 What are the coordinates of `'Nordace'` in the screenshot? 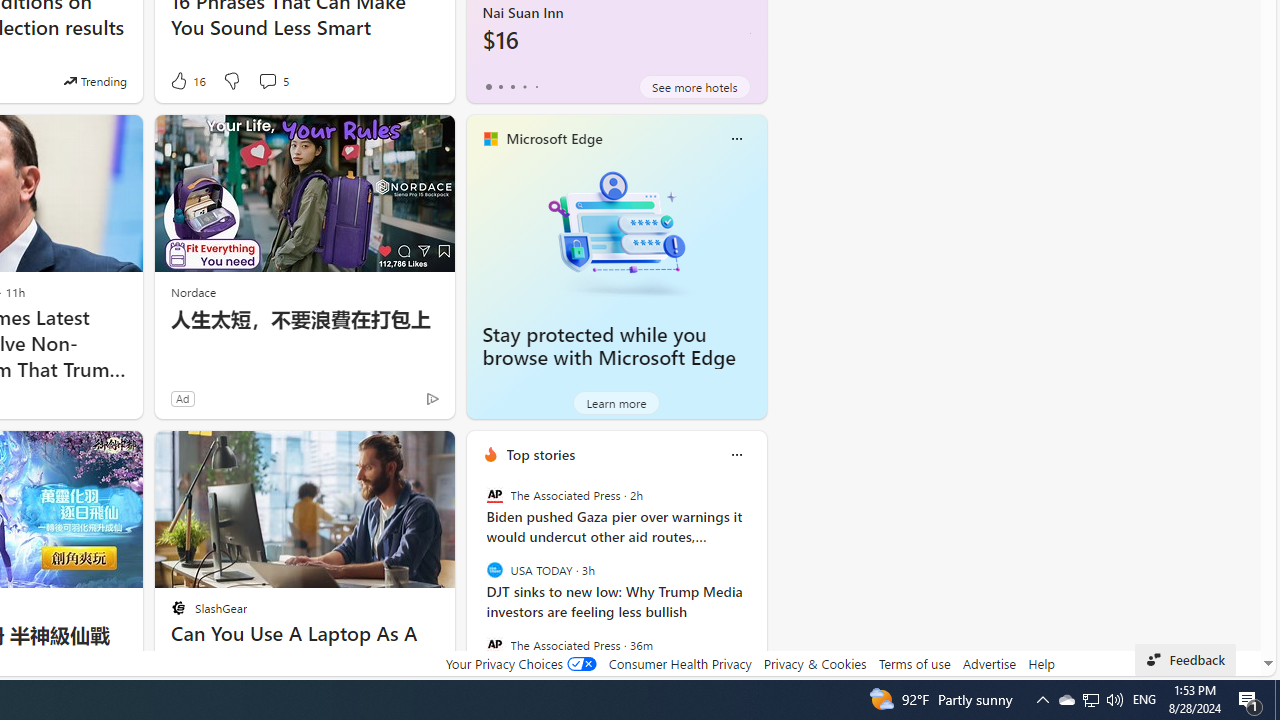 It's located at (193, 291).